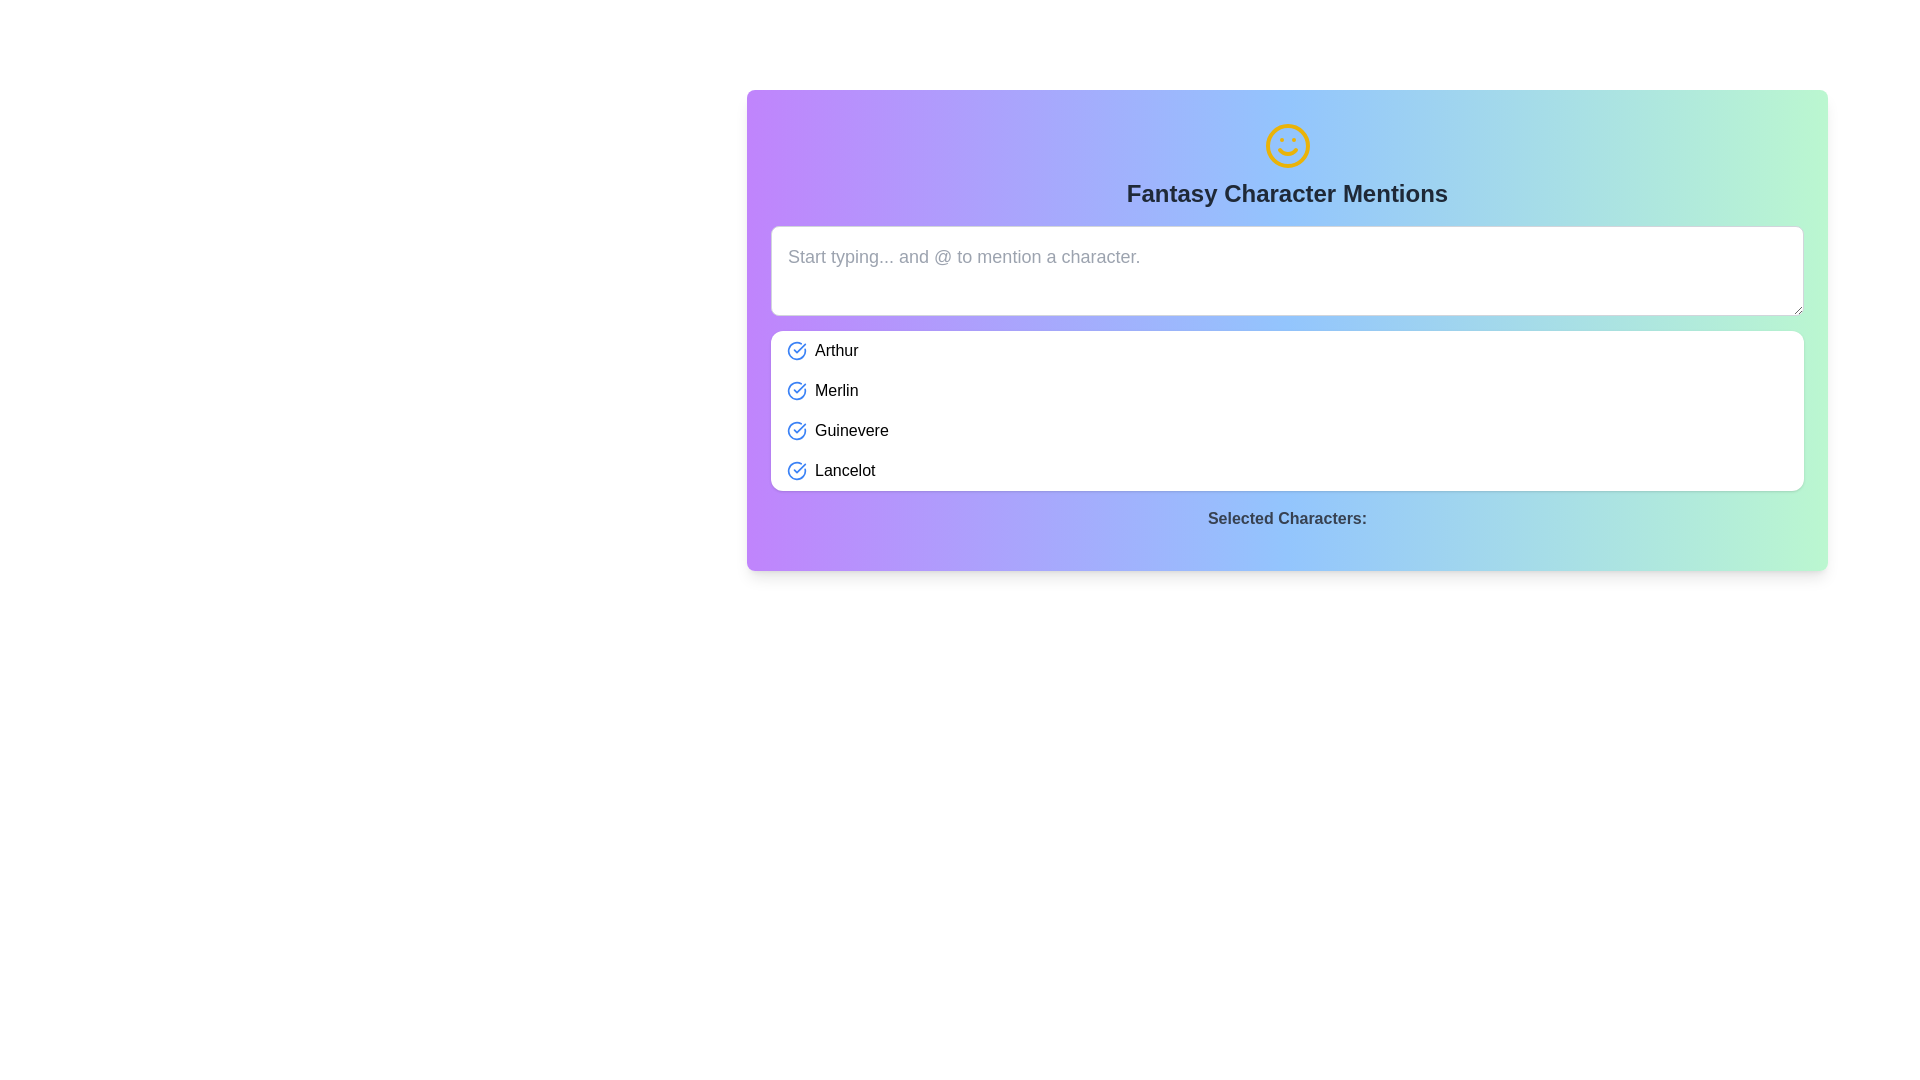 Image resolution: width=1920 pixels, height=1080 pixels. Describe the element at coordinates (795, 470) in the screenshot. I see `the Icon - Circle Checkmark` at that location.